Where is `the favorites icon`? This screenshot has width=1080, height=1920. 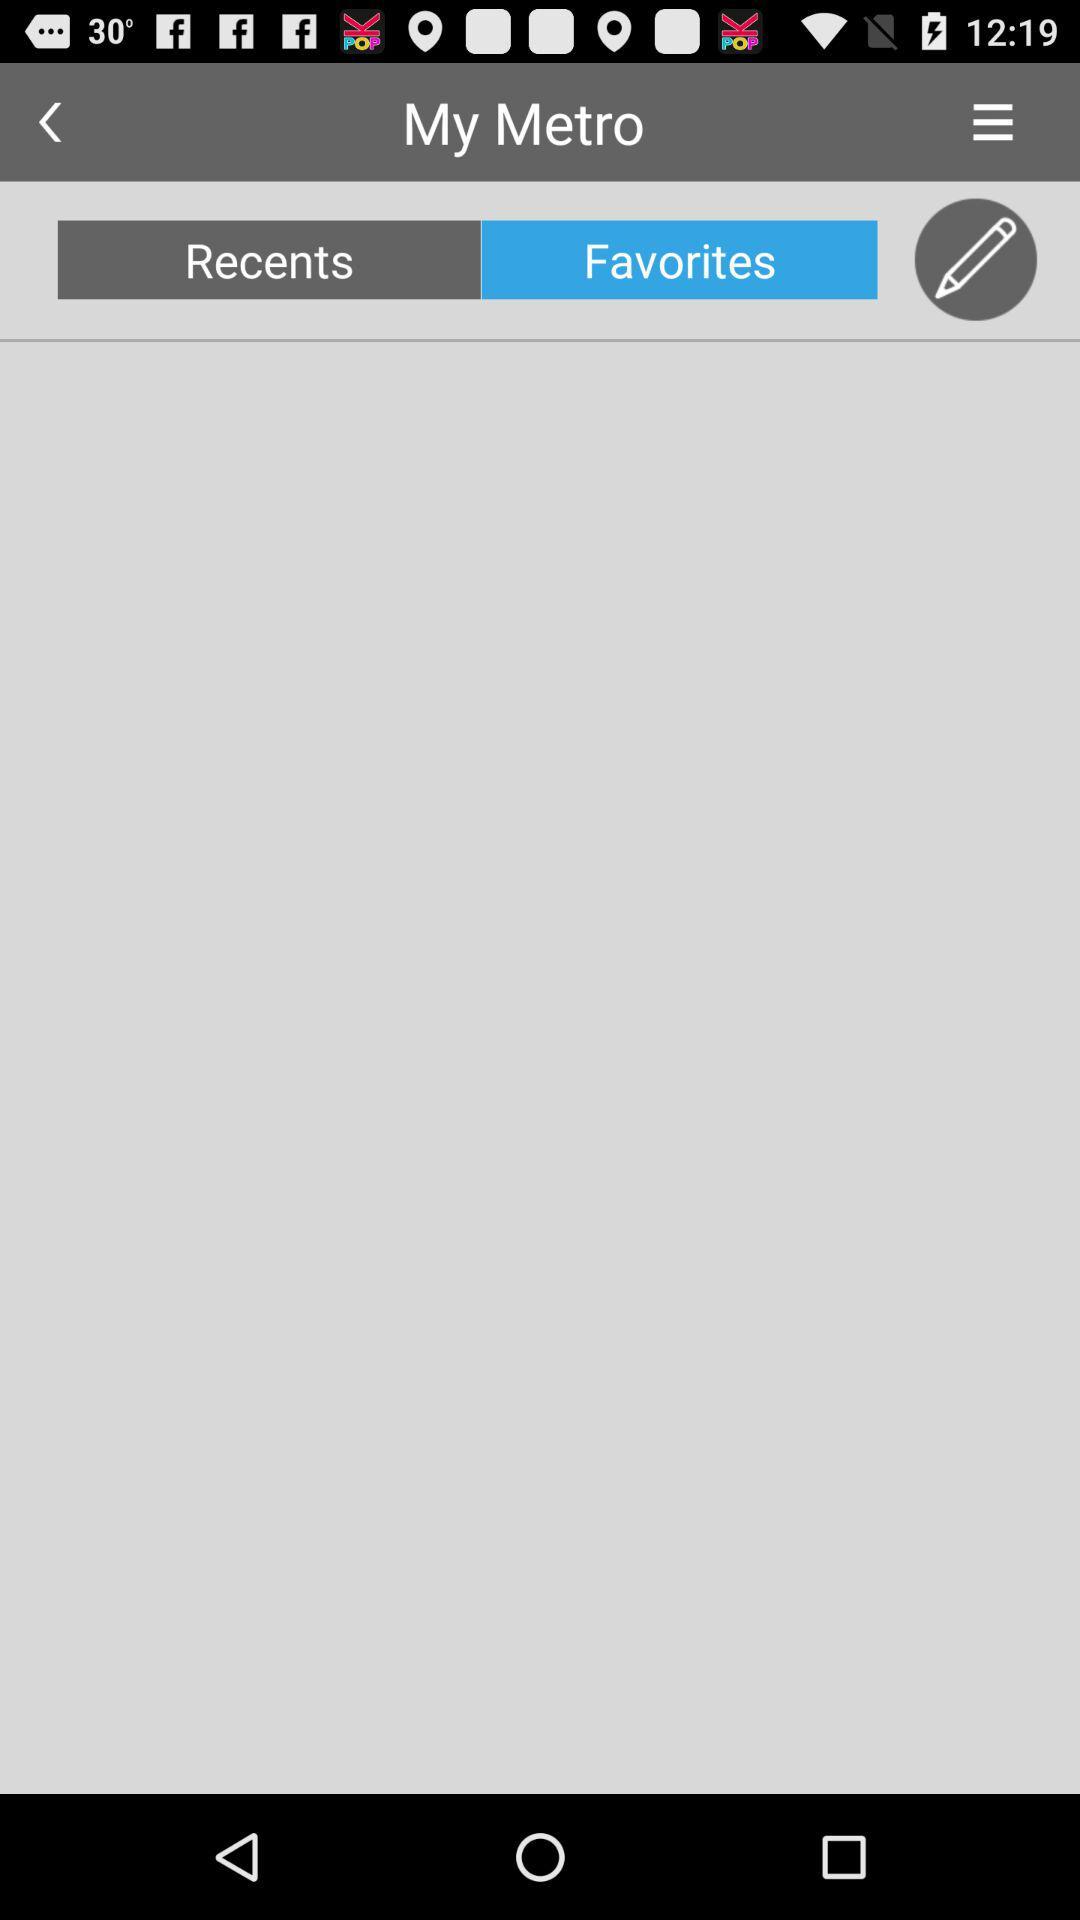 the favorites icon is located at coordinates (678, 258).